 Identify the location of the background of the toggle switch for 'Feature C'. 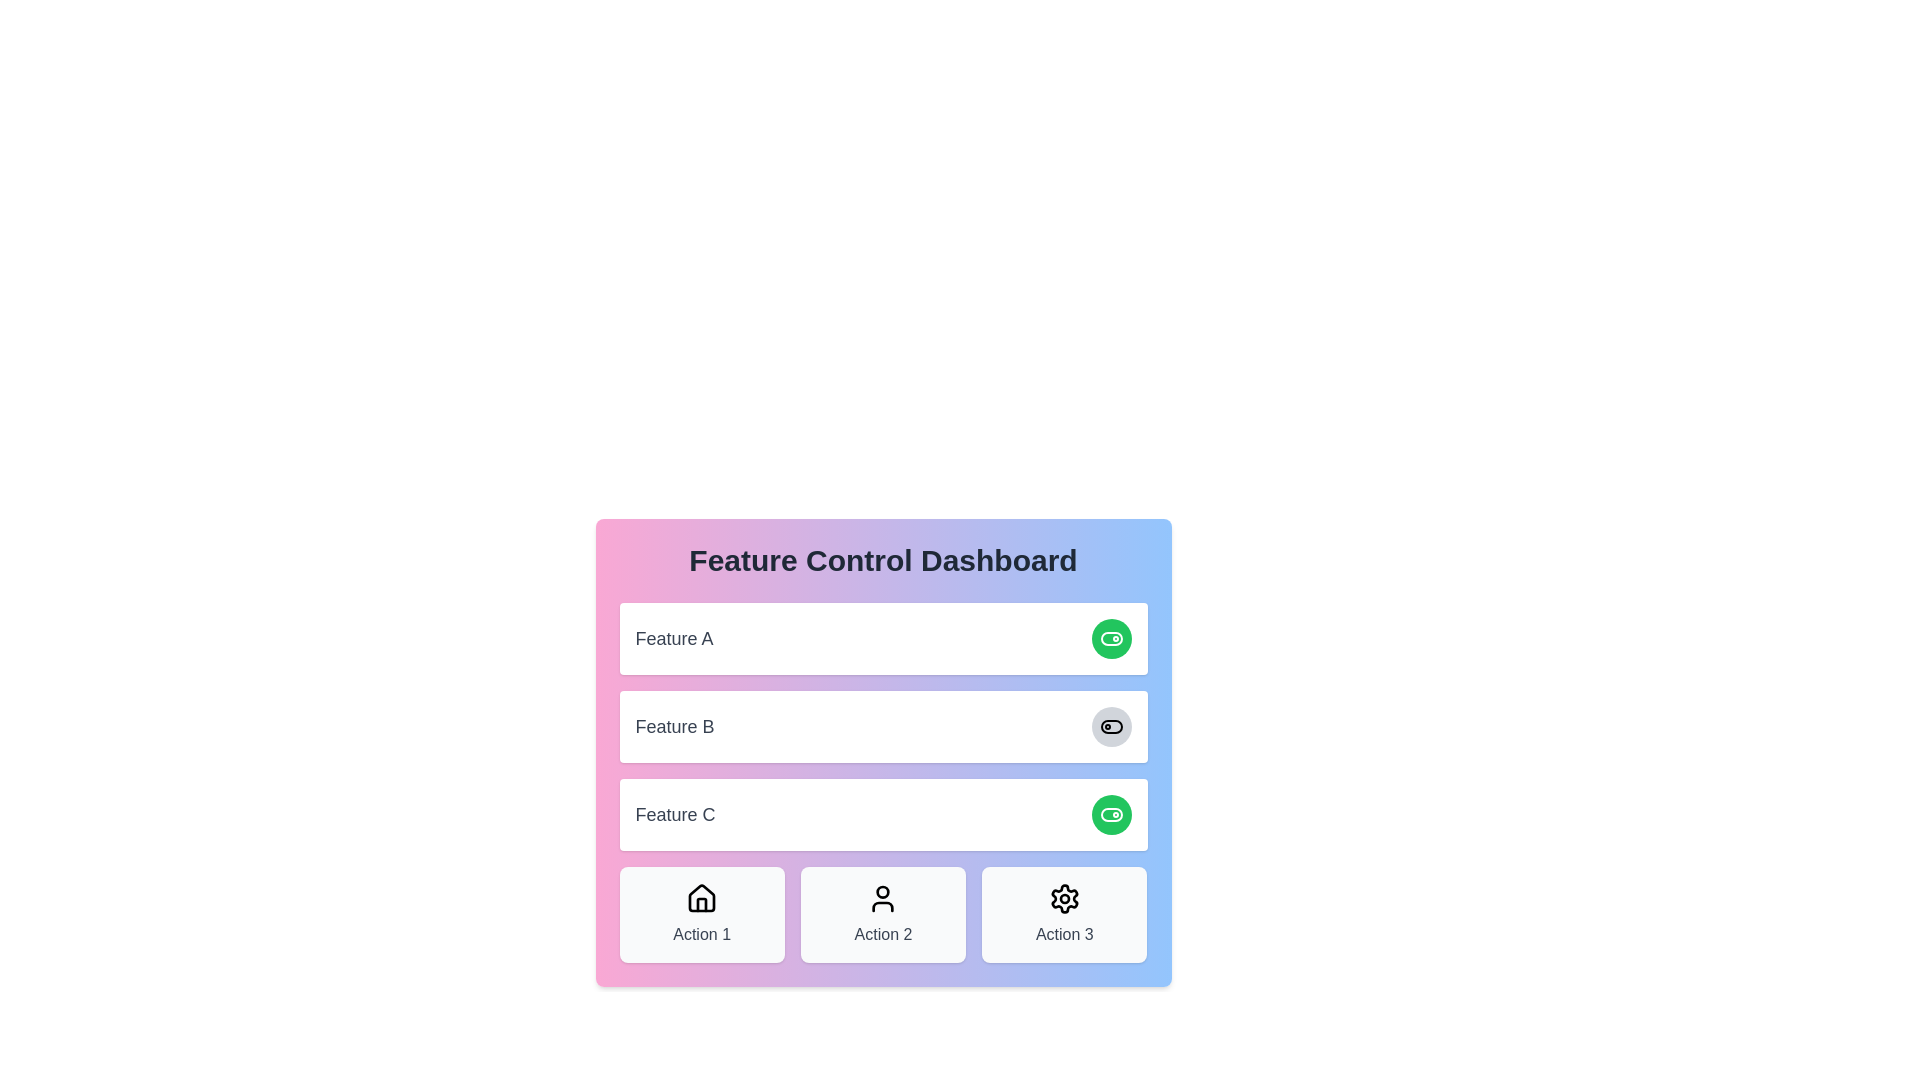
(1110, 814).